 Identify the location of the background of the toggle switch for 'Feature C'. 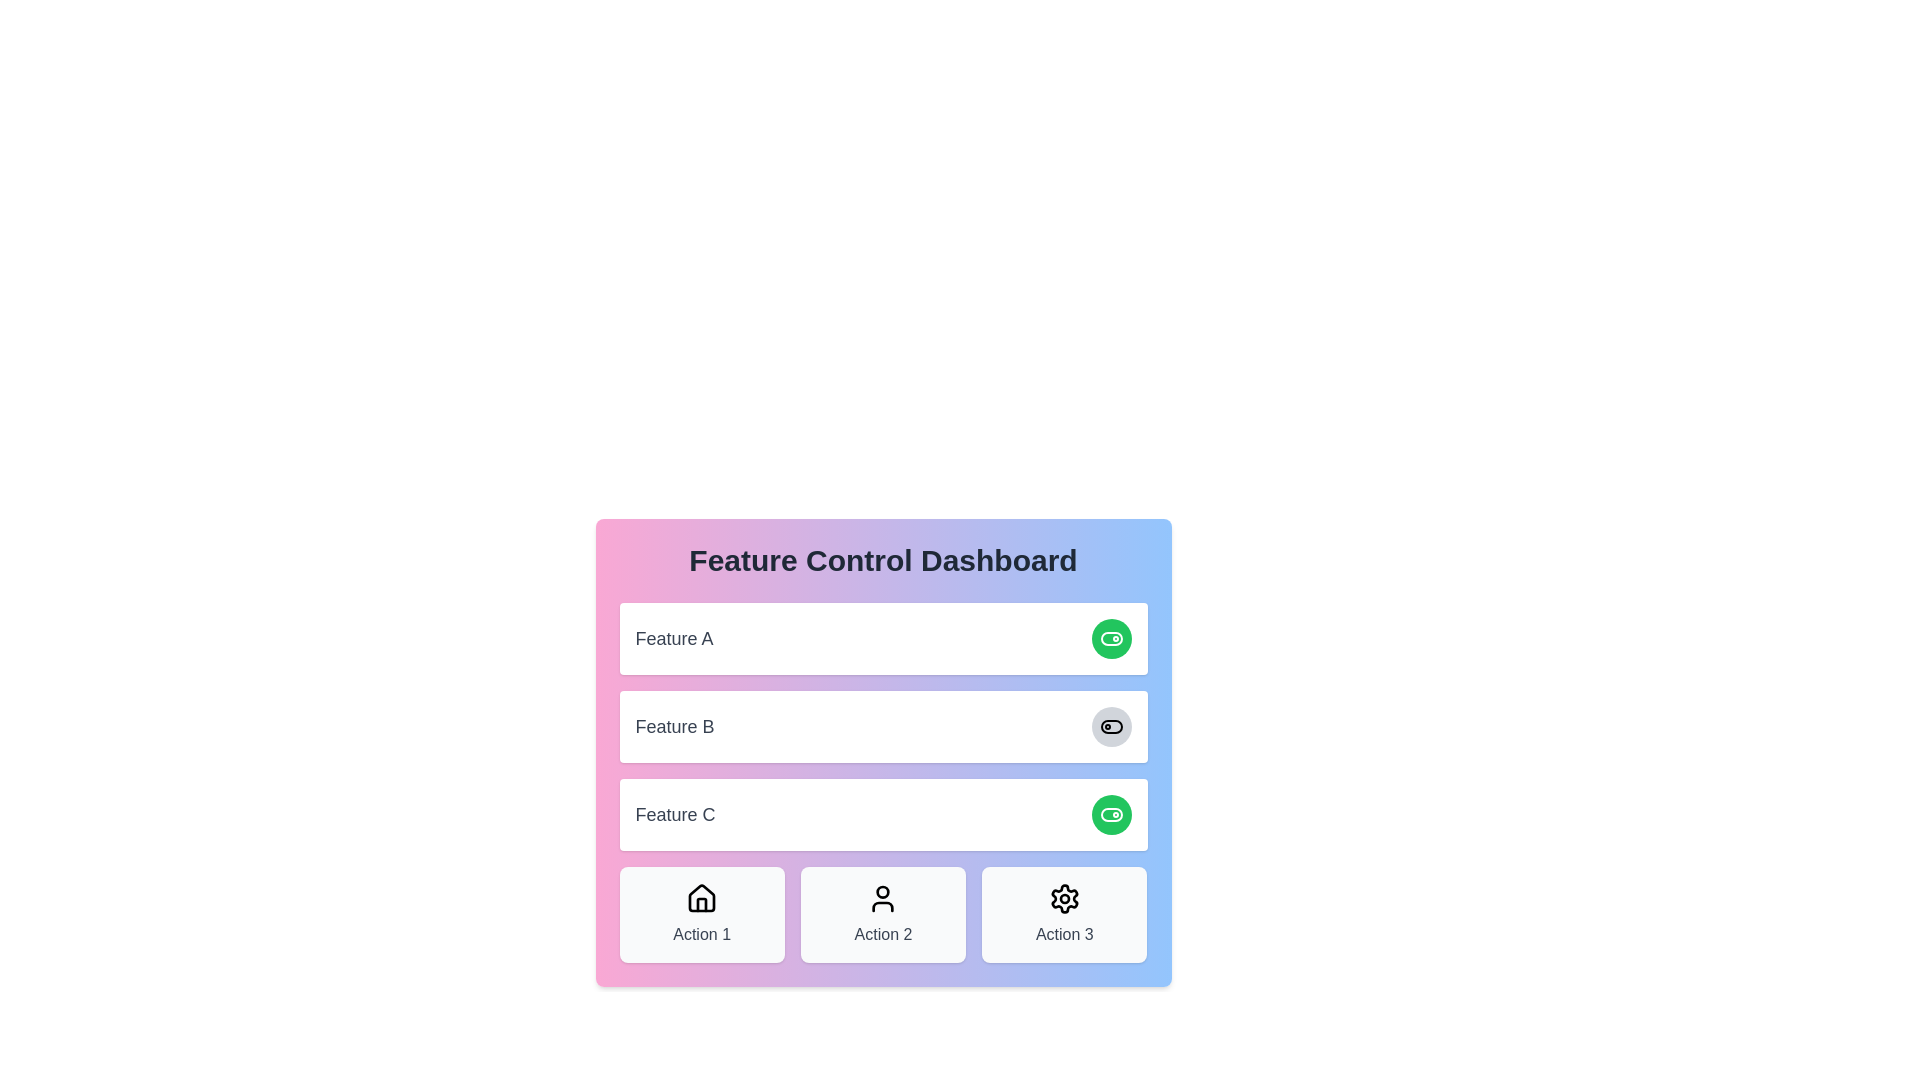
(1110, 814).